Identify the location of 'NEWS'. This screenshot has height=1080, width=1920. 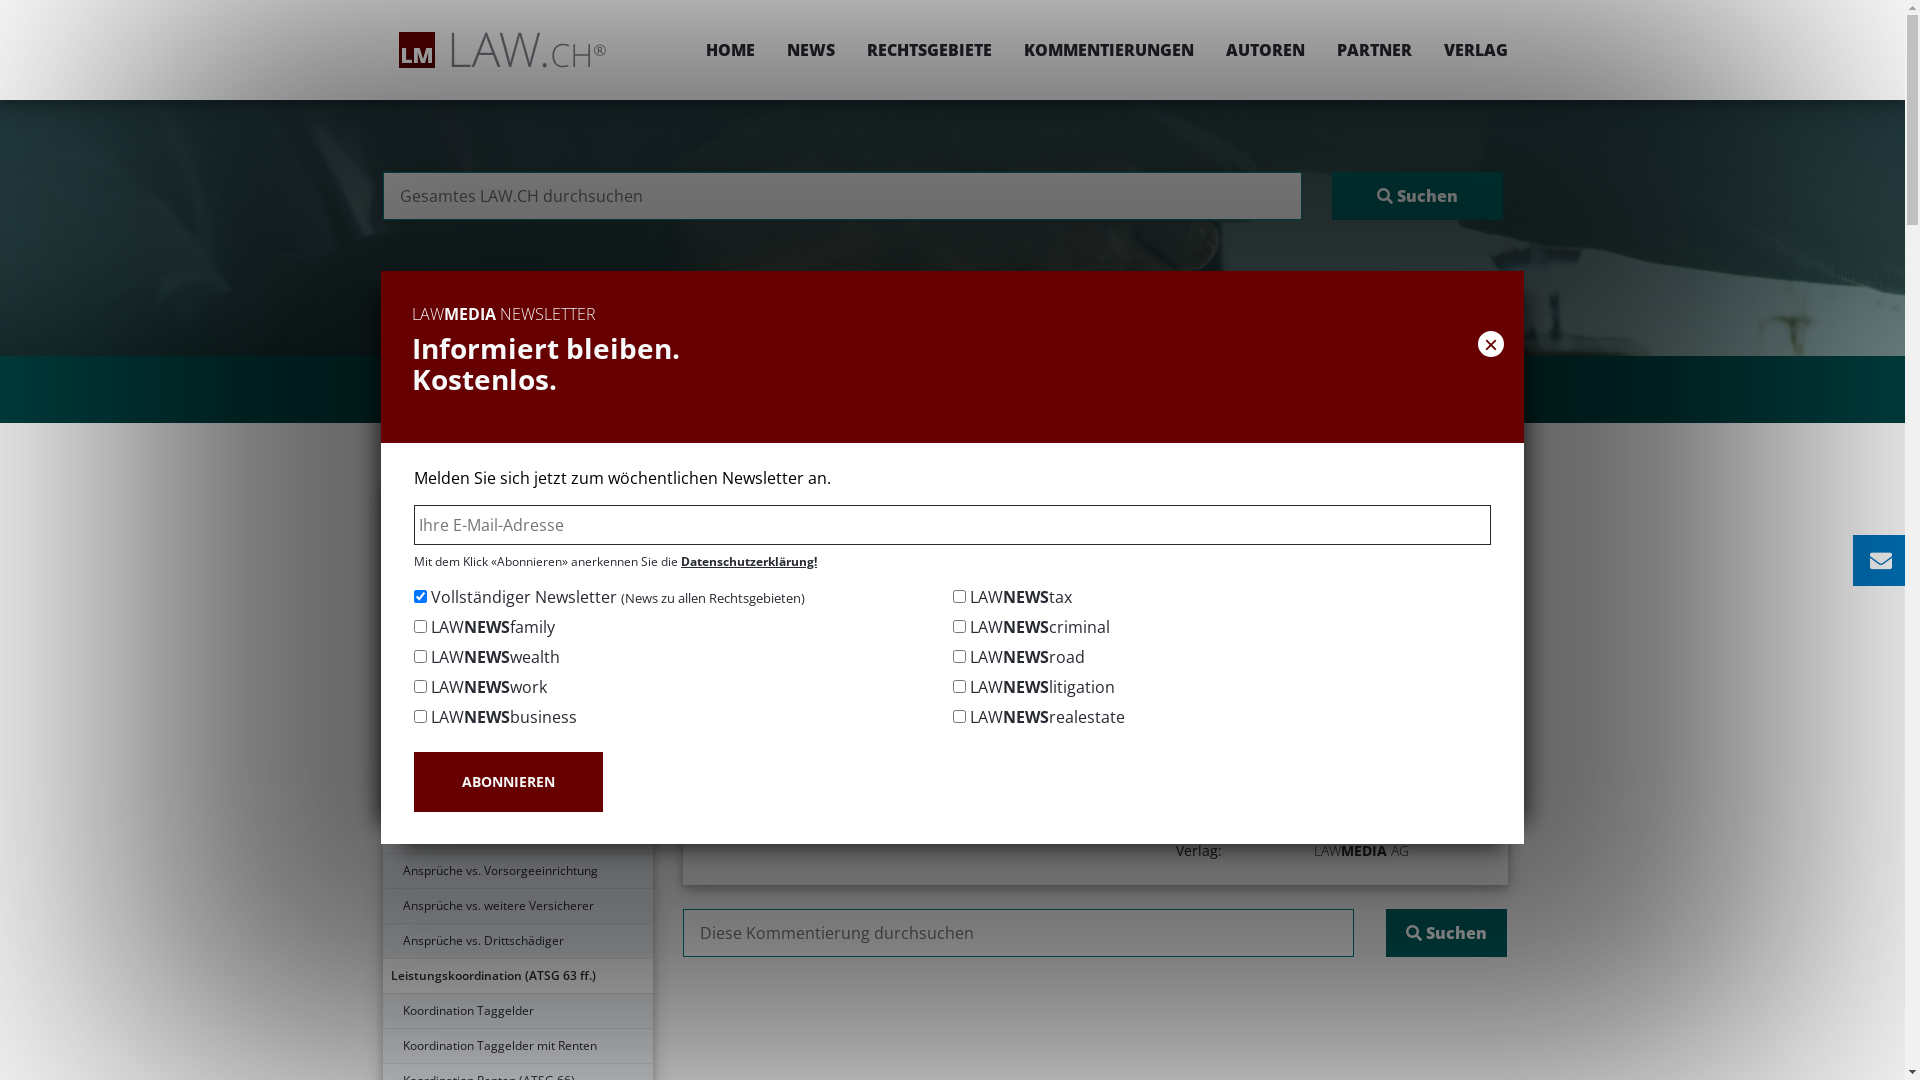
(810, 49).